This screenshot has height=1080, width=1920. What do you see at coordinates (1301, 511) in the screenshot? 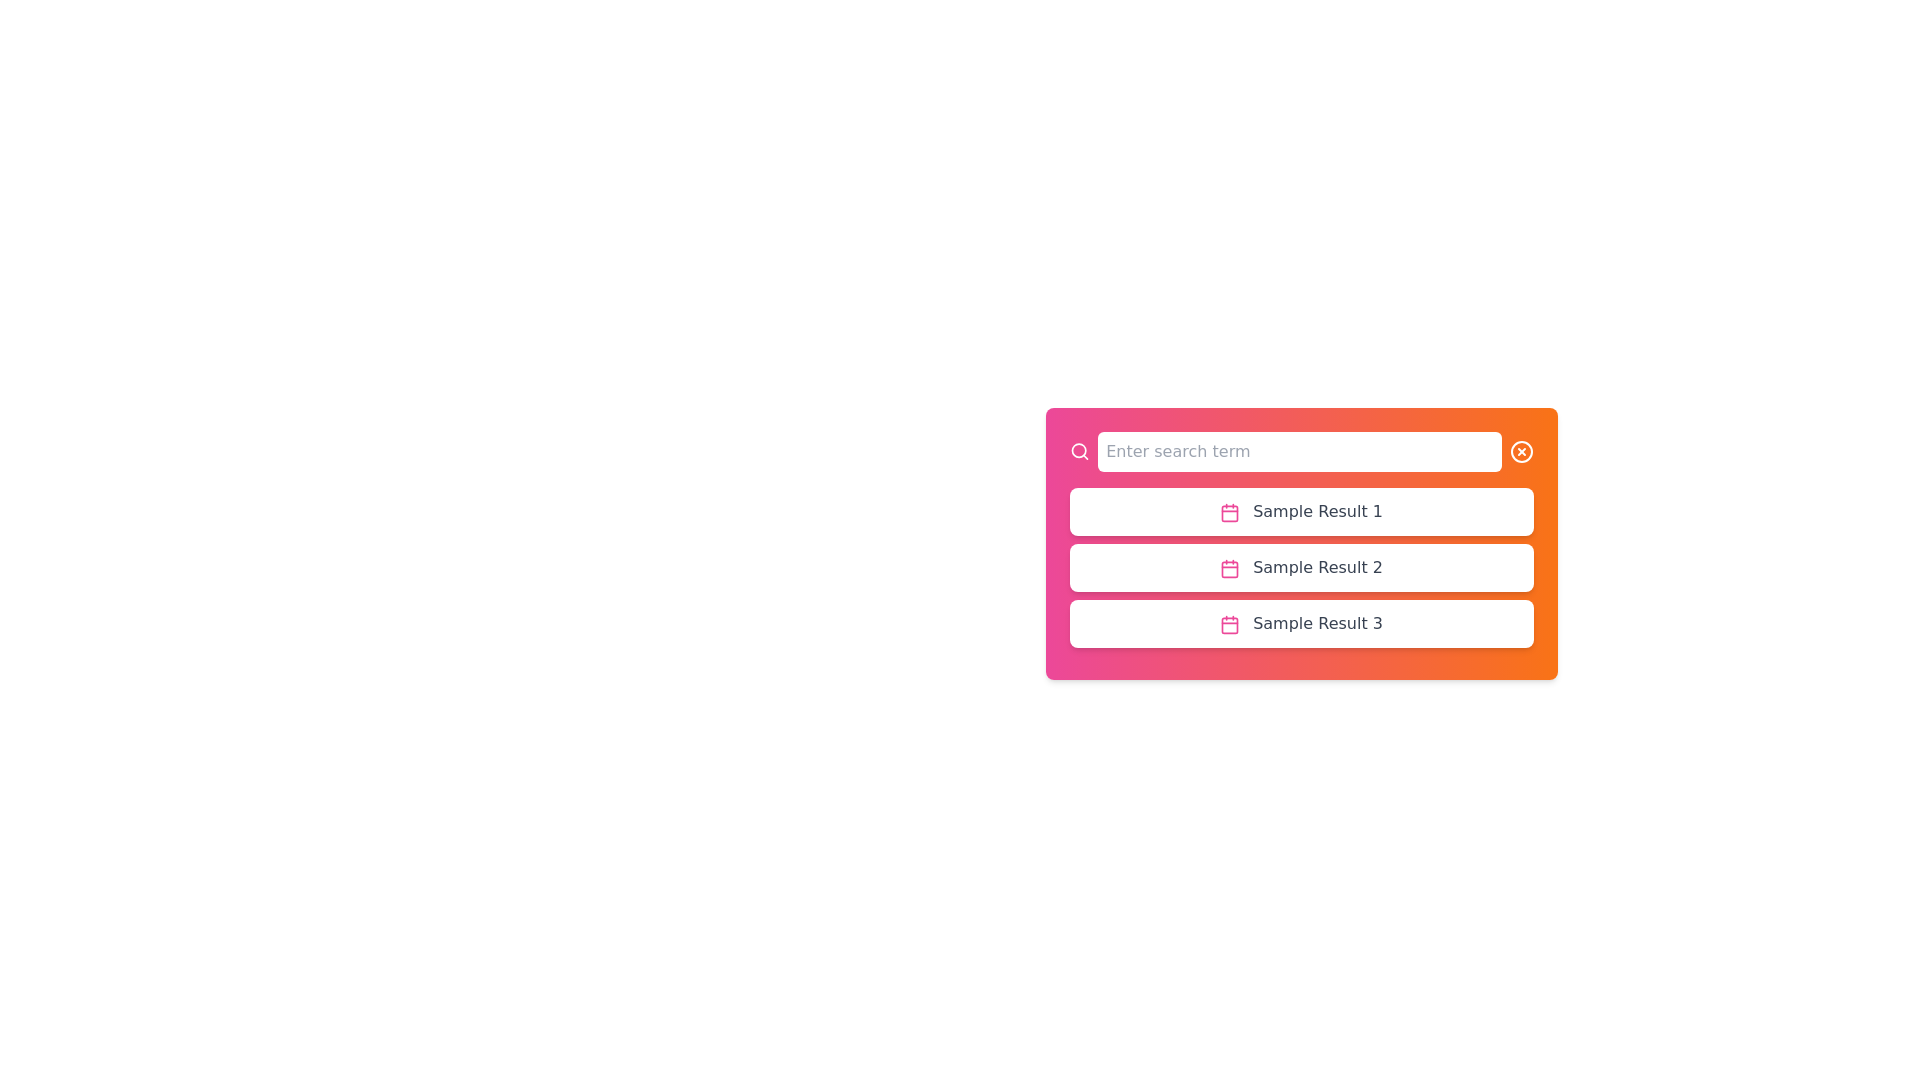
I see `the first button in the list of search results` at bounding box center [1301, 511].